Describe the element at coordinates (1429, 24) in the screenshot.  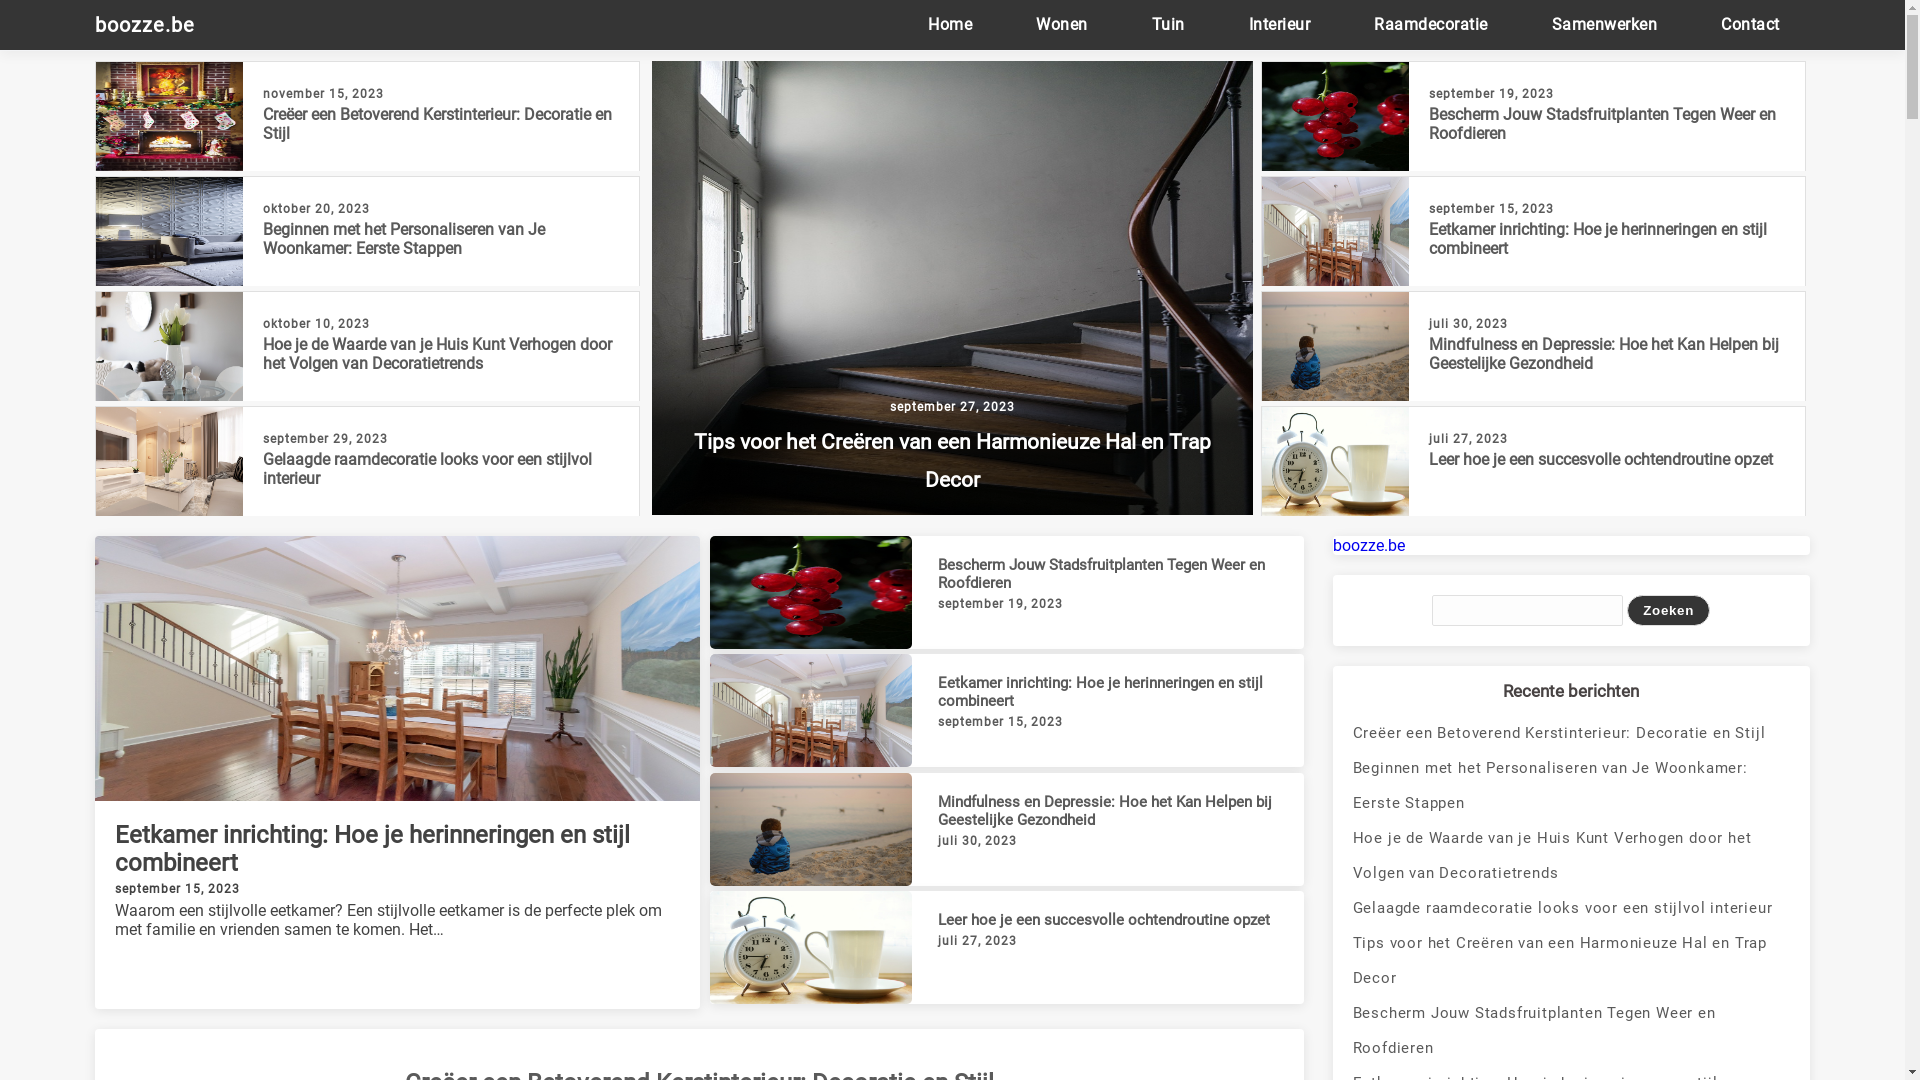
I see `'Raamdecoratie'` at that location.